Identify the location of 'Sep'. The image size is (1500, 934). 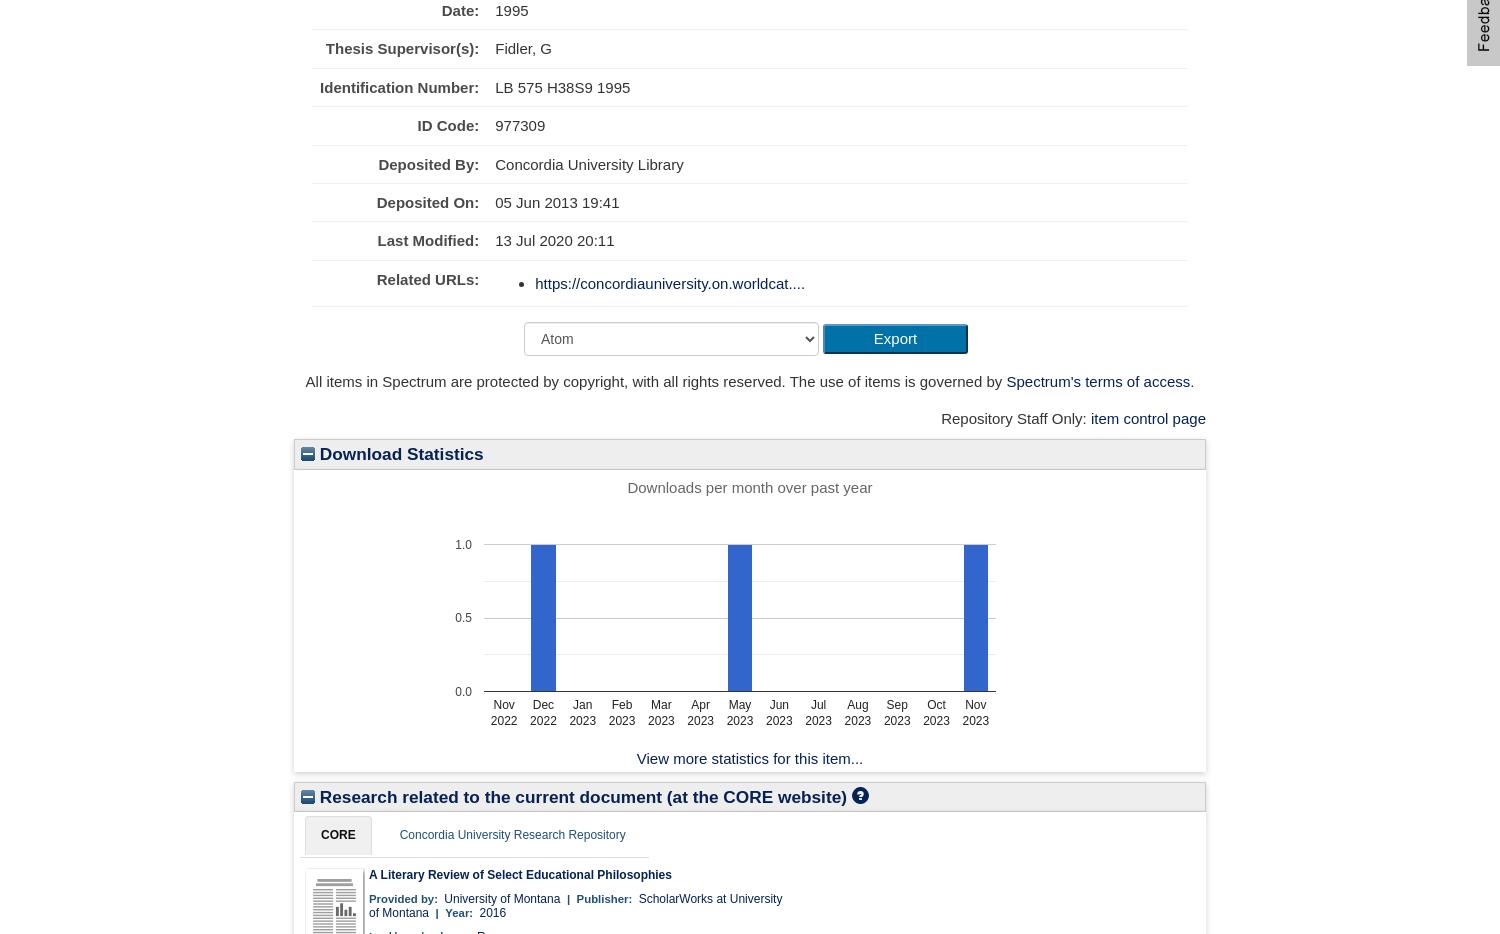
(896, 704).